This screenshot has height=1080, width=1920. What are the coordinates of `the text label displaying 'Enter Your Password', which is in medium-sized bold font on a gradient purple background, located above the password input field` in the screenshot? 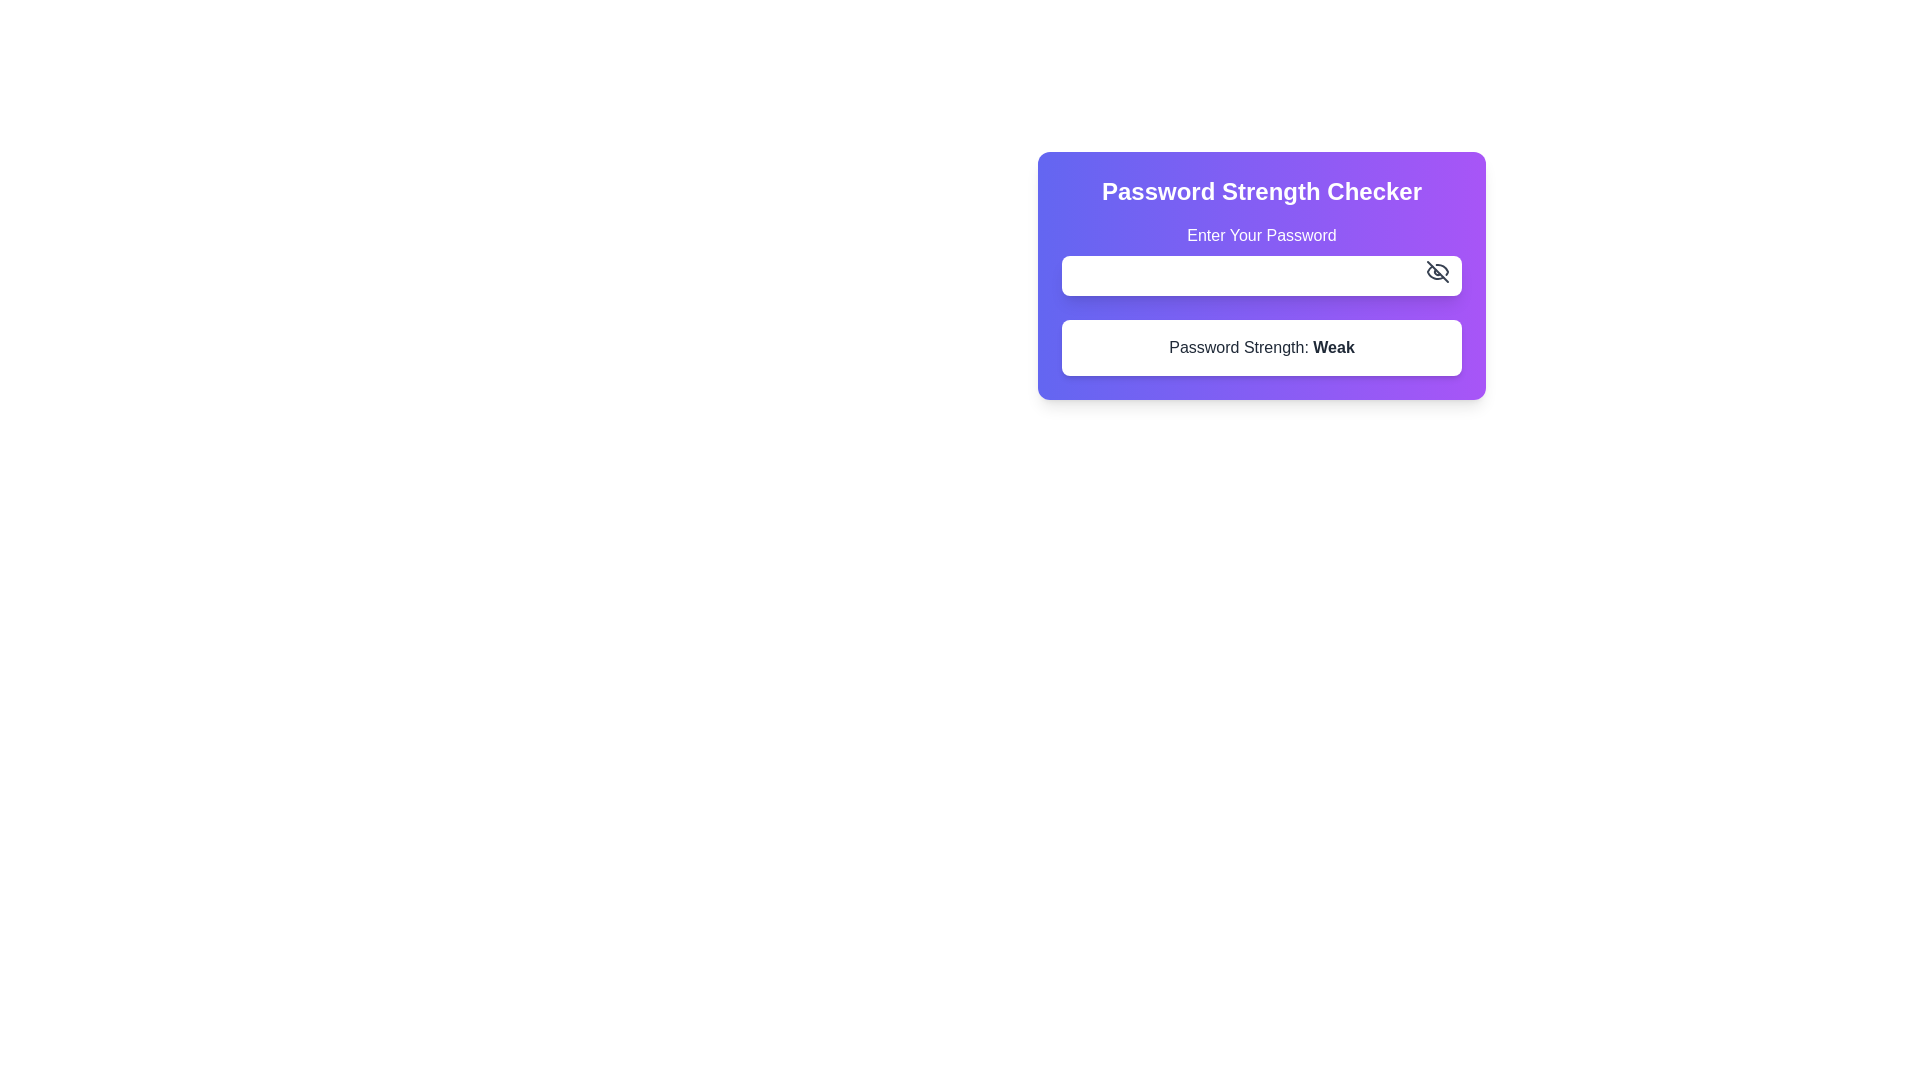 It's located at (1261, 234).